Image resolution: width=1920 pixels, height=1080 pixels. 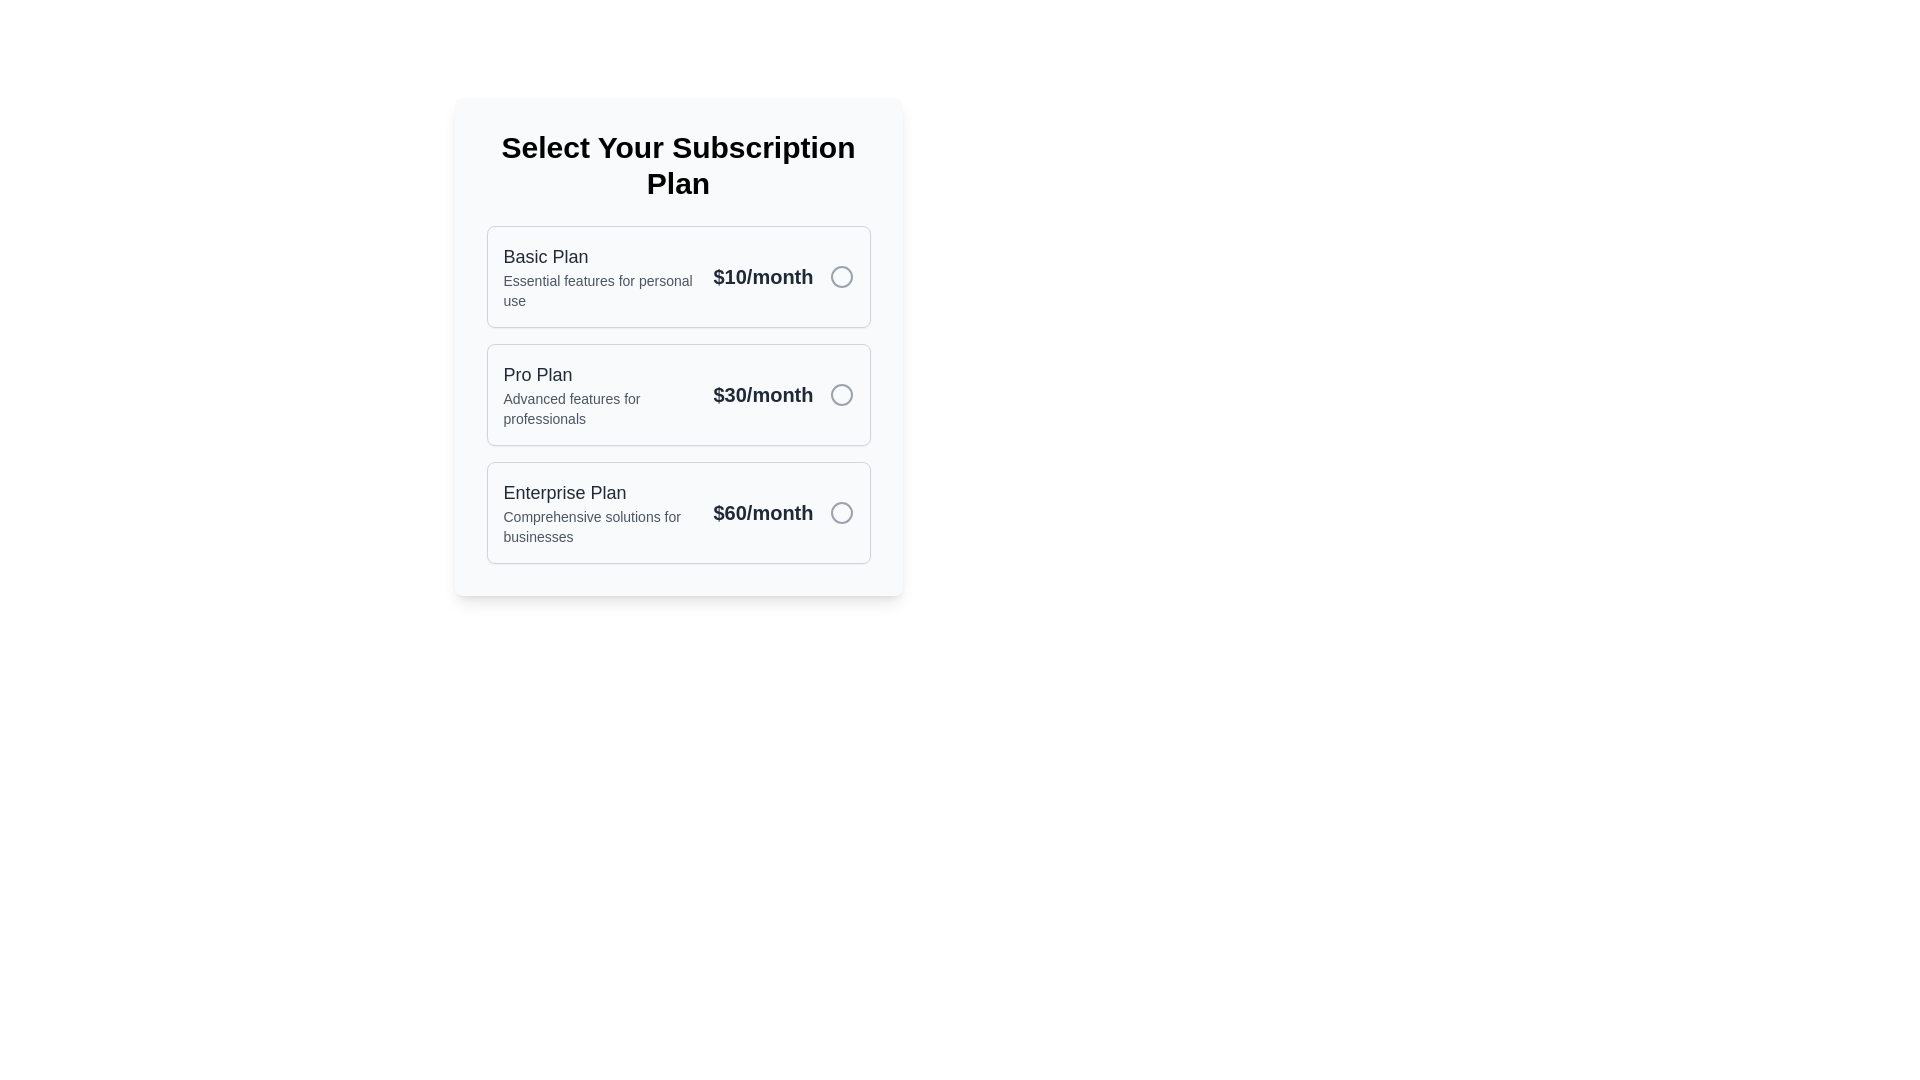 What do you see at coordinates (599, 394) in the screenshot?
I see `the text element titled 'Pro Plan'` at bounding box center [599, 394].